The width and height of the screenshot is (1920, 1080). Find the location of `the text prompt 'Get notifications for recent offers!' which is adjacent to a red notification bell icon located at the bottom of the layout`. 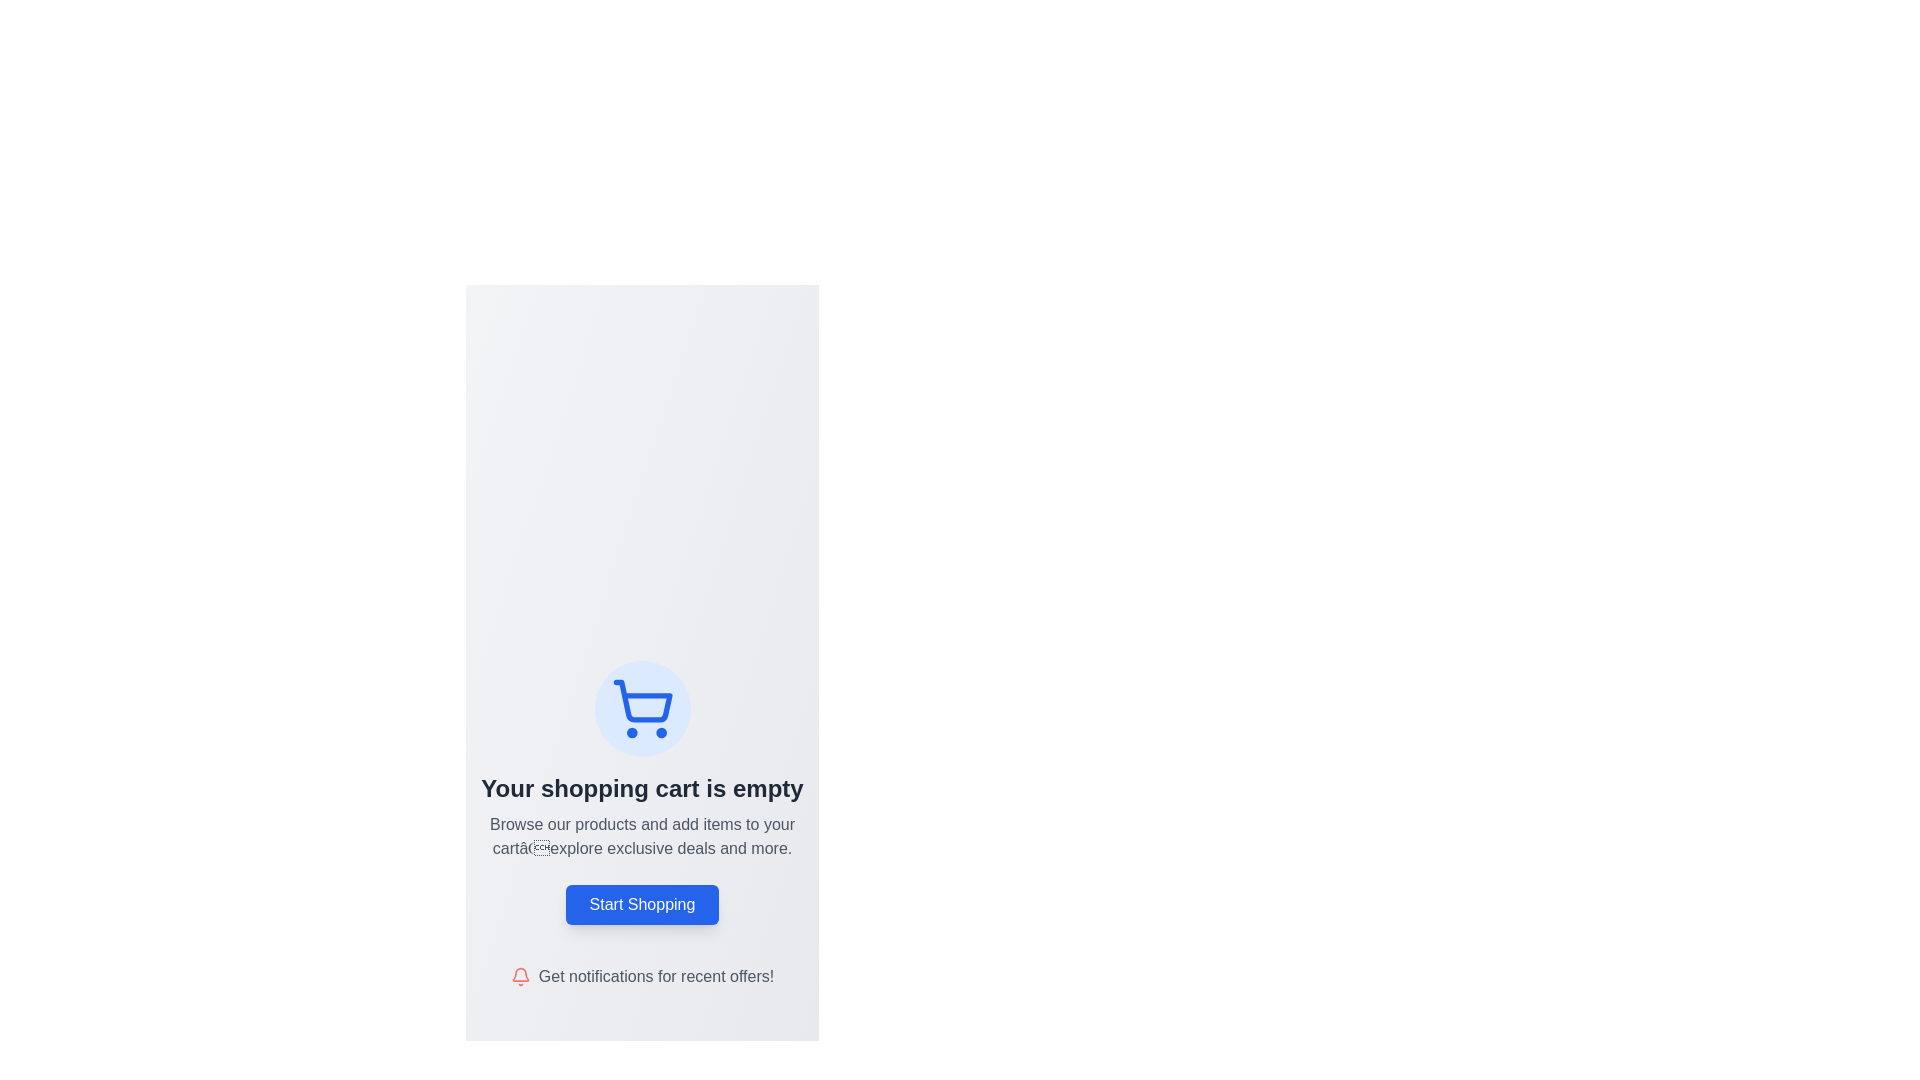

the text prompt 'Get notifications for recent offers!' which is adjacent to a red notification bell icon located at the bottom of the layout is located at coordinates (642, 975).